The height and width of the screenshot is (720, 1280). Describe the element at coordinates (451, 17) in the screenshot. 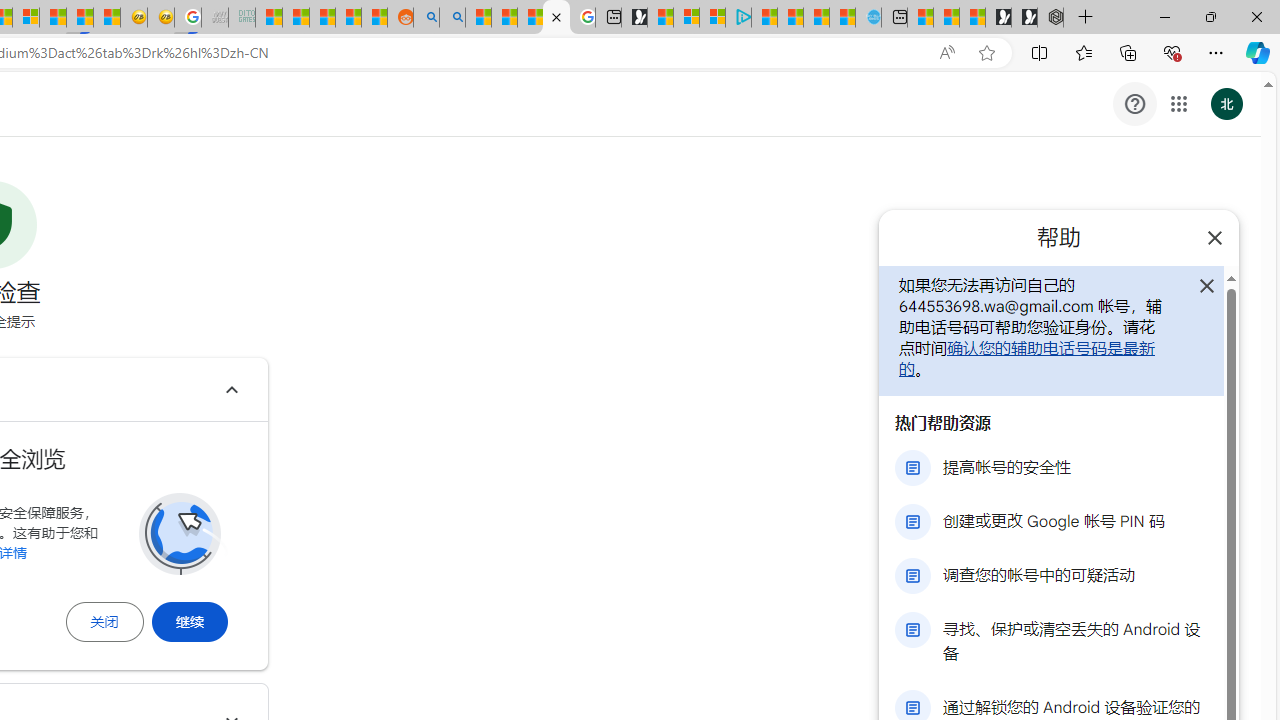

I see `'Utah sues federal government - Search'` at that location.